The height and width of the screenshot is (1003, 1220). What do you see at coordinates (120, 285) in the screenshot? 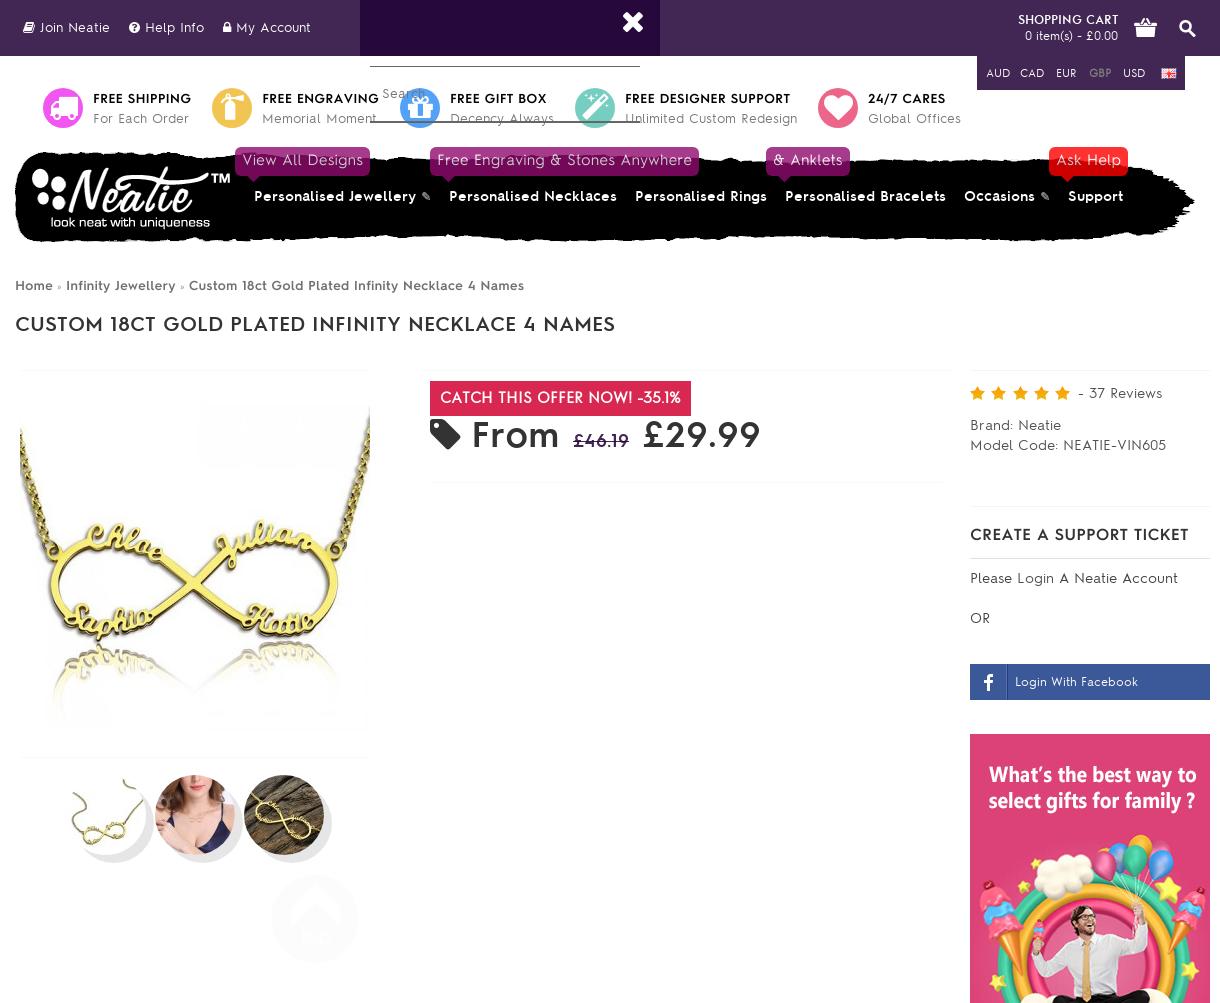
I see `'Infinity Jewellery'` at bounding box center [120, 285].